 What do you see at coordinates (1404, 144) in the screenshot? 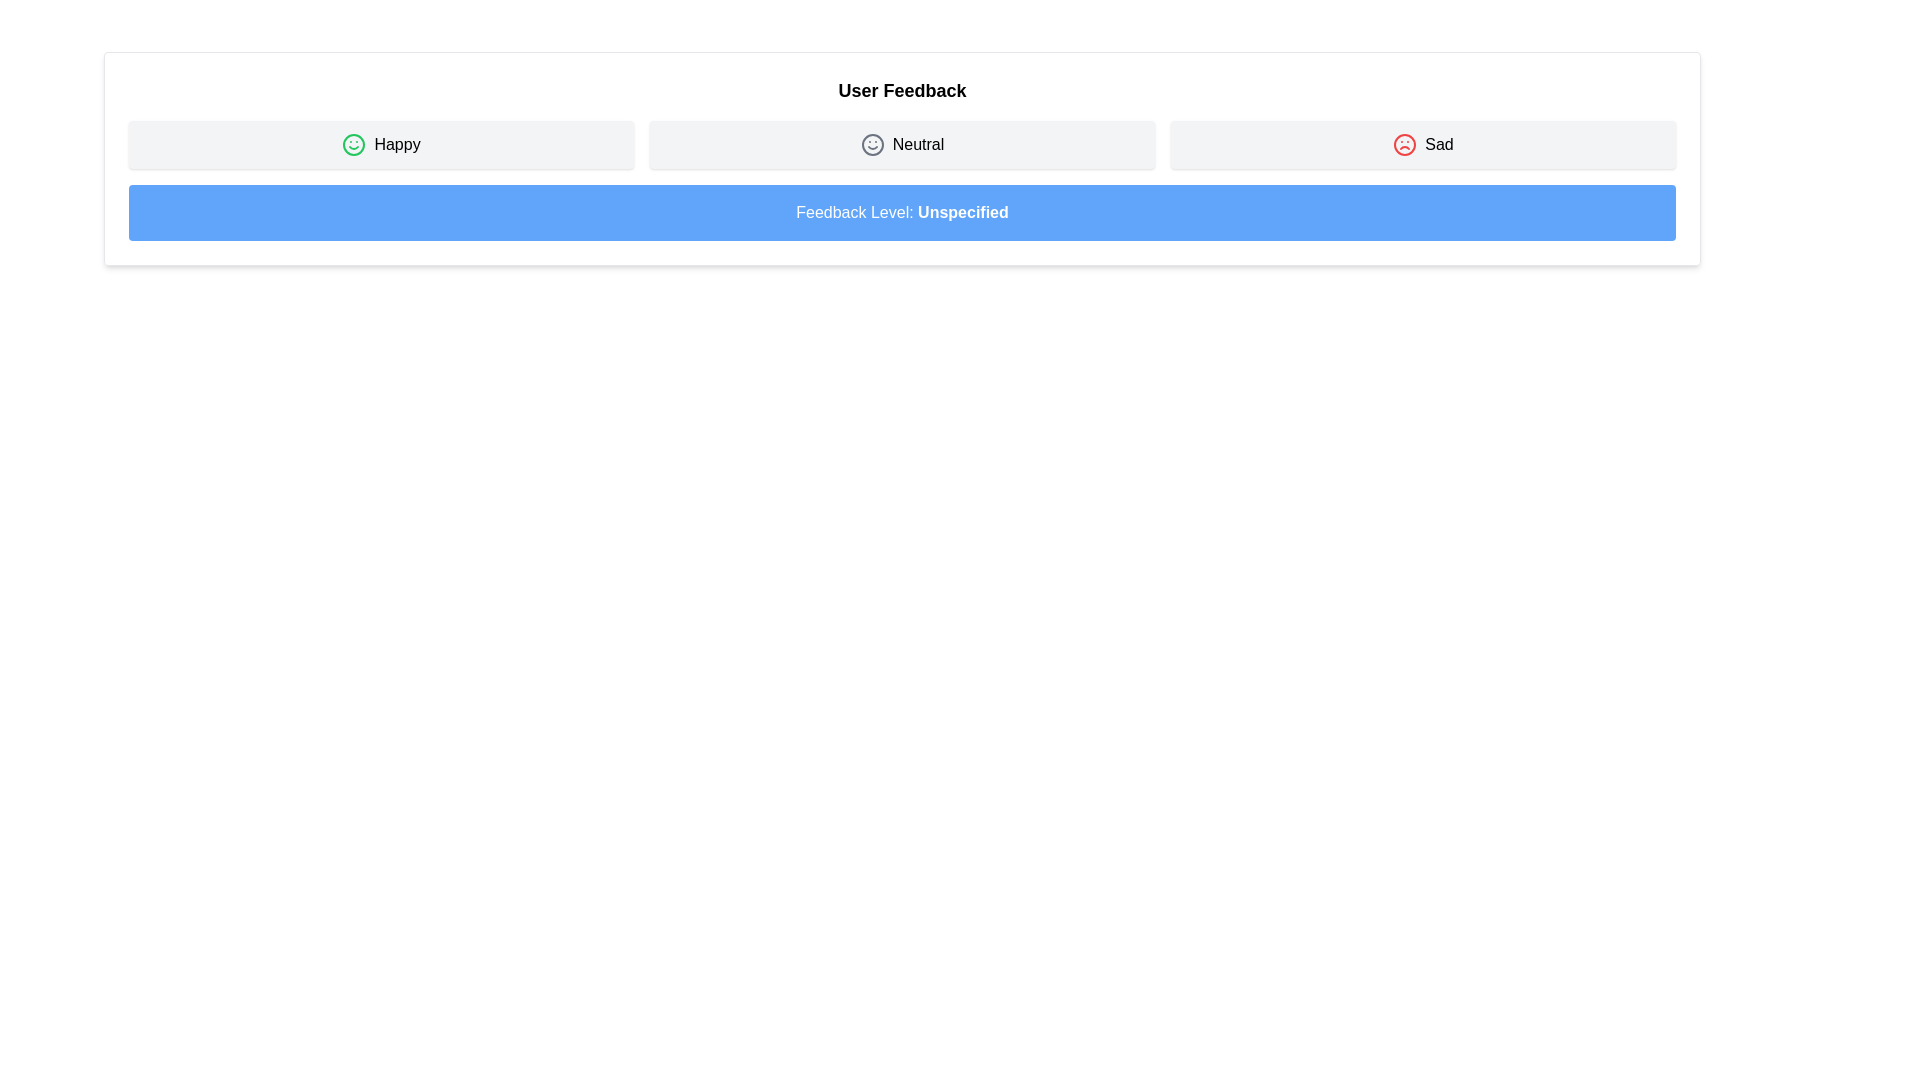
I see `the visual state of the frowning face icon, which is represented by the circle border of the 'Sad' feedback button located at the rightmost position among three feedback buttons` at bounding box center [1404, 144].